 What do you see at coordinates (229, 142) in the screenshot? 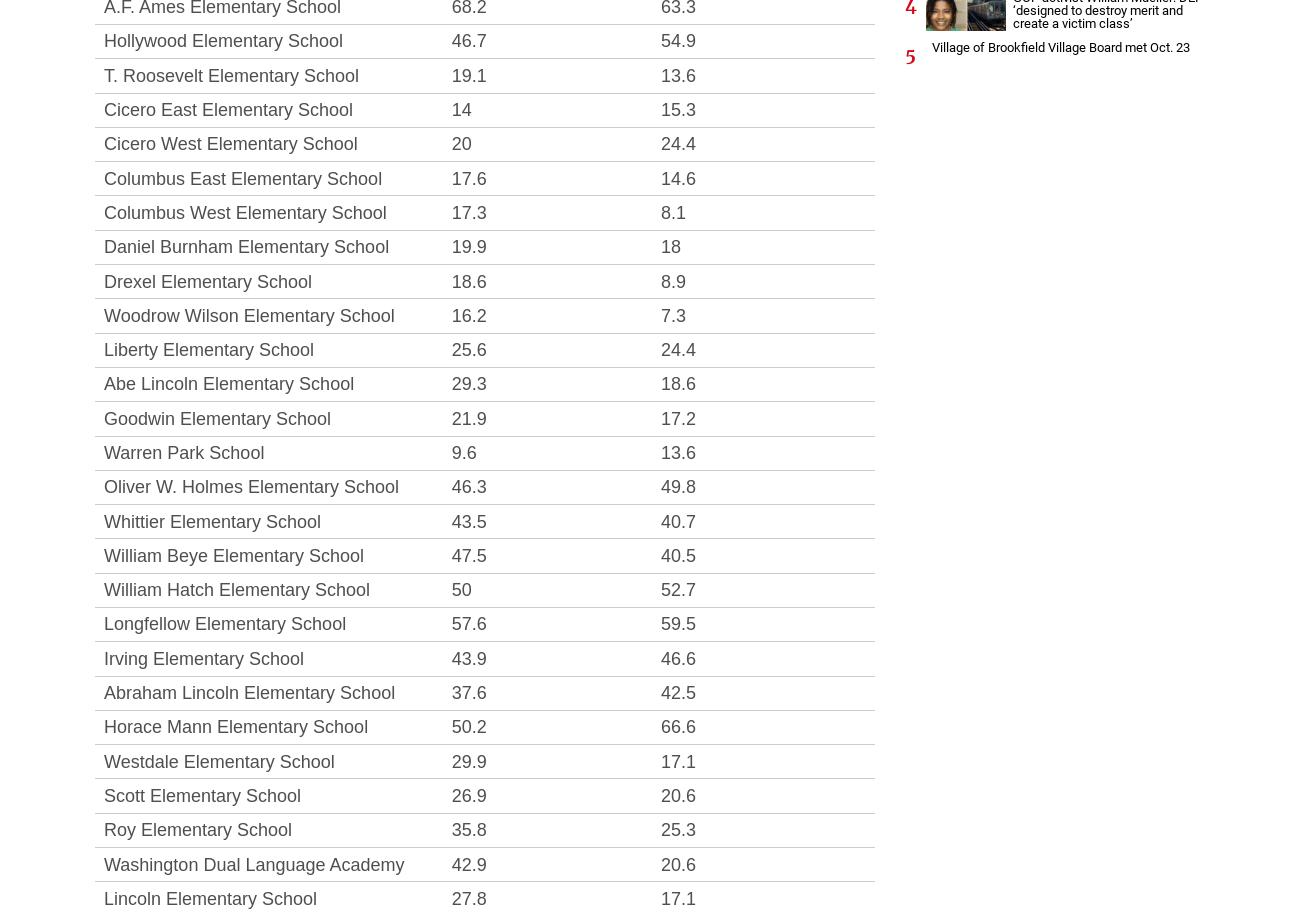
I see `'Cicero West Elementary School'` at bounding box center [229, 142].